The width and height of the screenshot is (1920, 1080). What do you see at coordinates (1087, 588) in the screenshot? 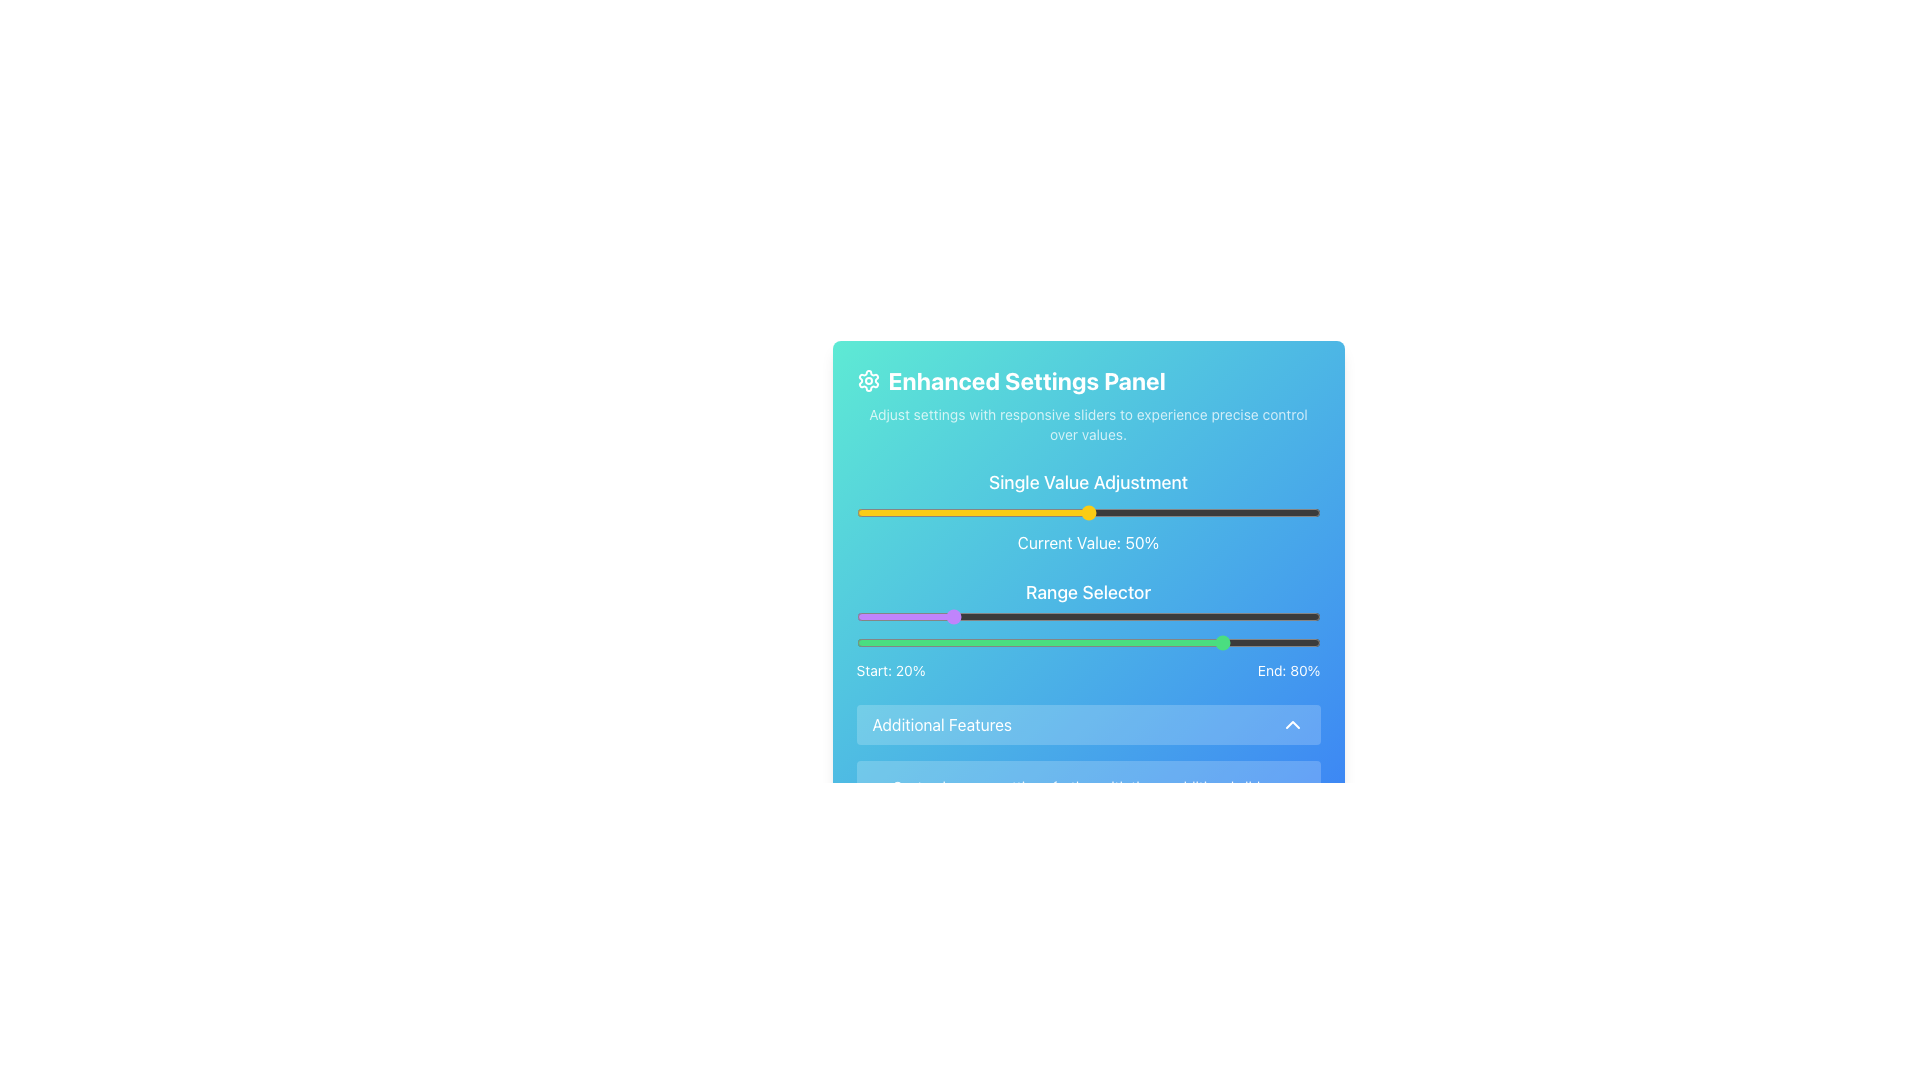
I see `the 'Enhanced Settings Panel' which features a gradient background and contains interactive sliders for adjusting settings` at bounding box center [1087, 588].